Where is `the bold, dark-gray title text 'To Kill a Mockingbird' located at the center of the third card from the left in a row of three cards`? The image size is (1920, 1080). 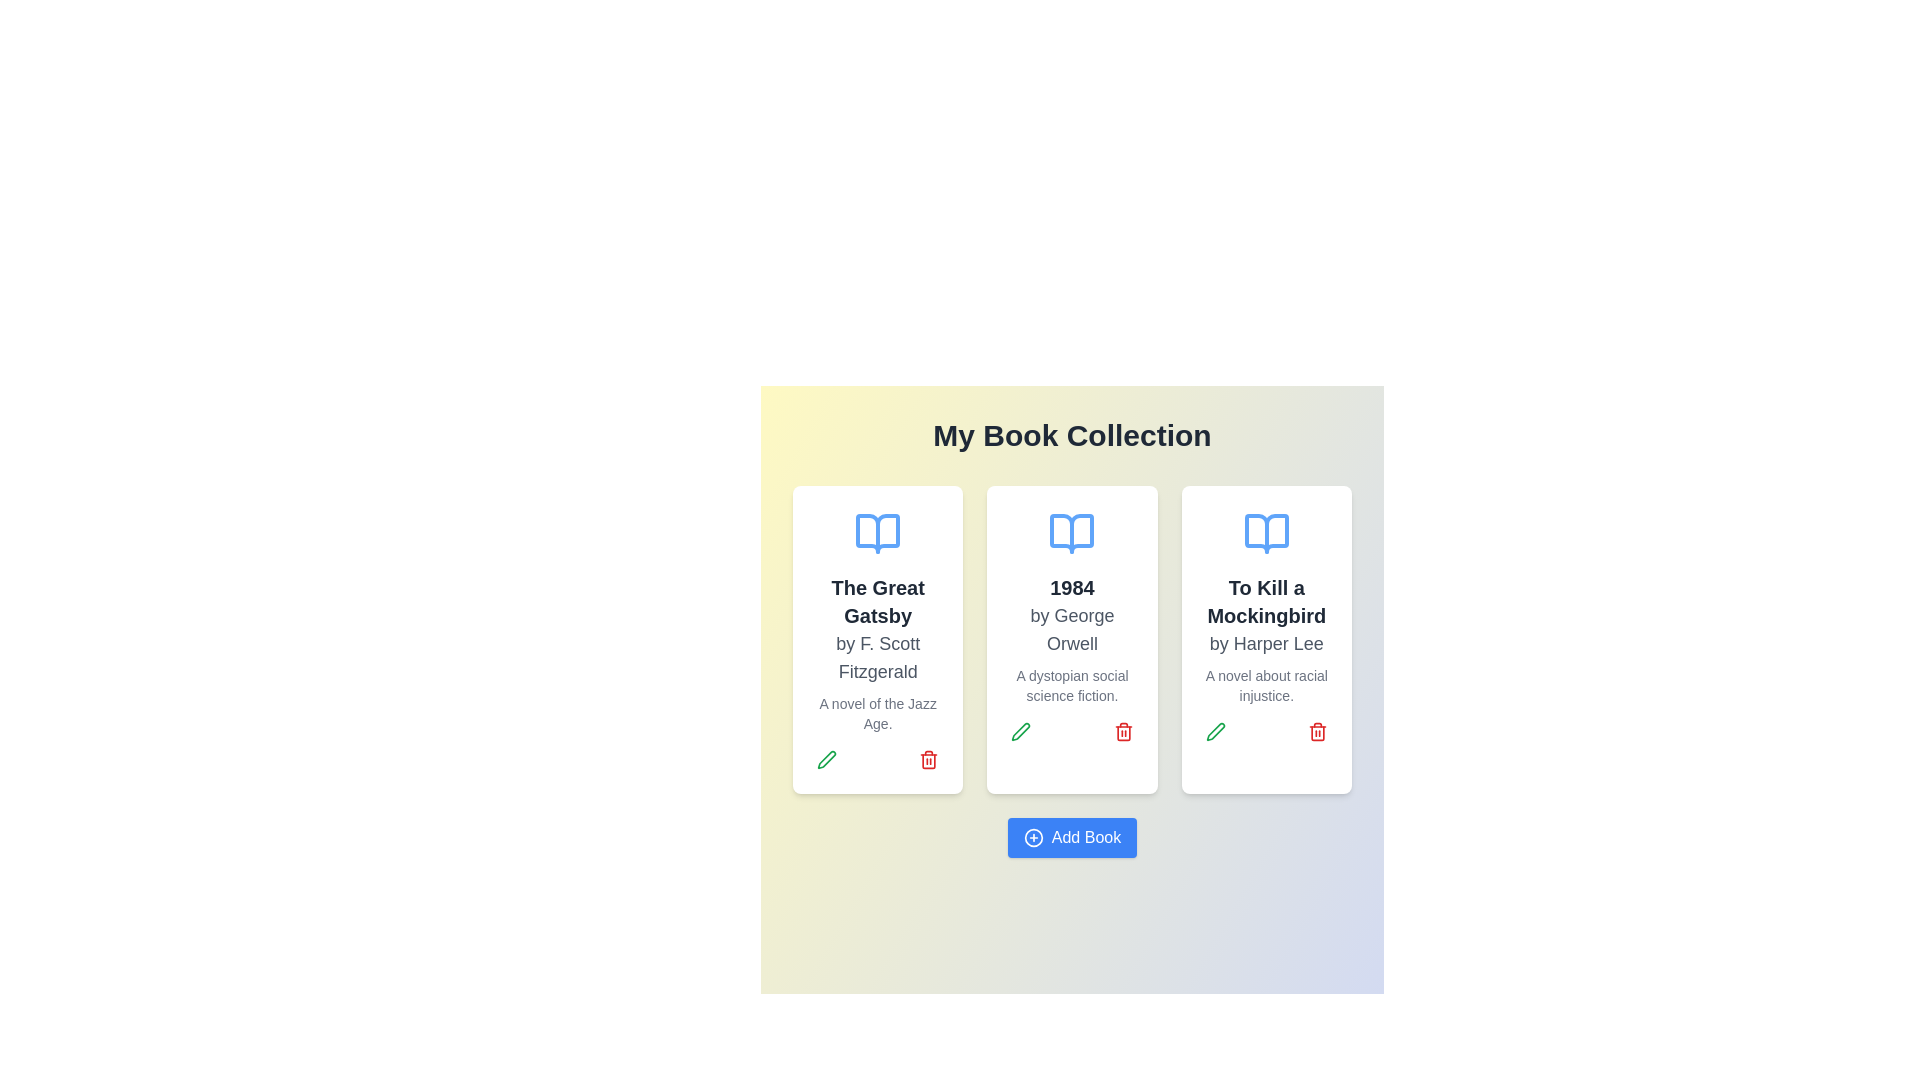
the bold, dark-gray title text 'To Kill a Mockingbird' located at the center of the third card from the left in a row of three cards is located at coordinates (1265, 600).